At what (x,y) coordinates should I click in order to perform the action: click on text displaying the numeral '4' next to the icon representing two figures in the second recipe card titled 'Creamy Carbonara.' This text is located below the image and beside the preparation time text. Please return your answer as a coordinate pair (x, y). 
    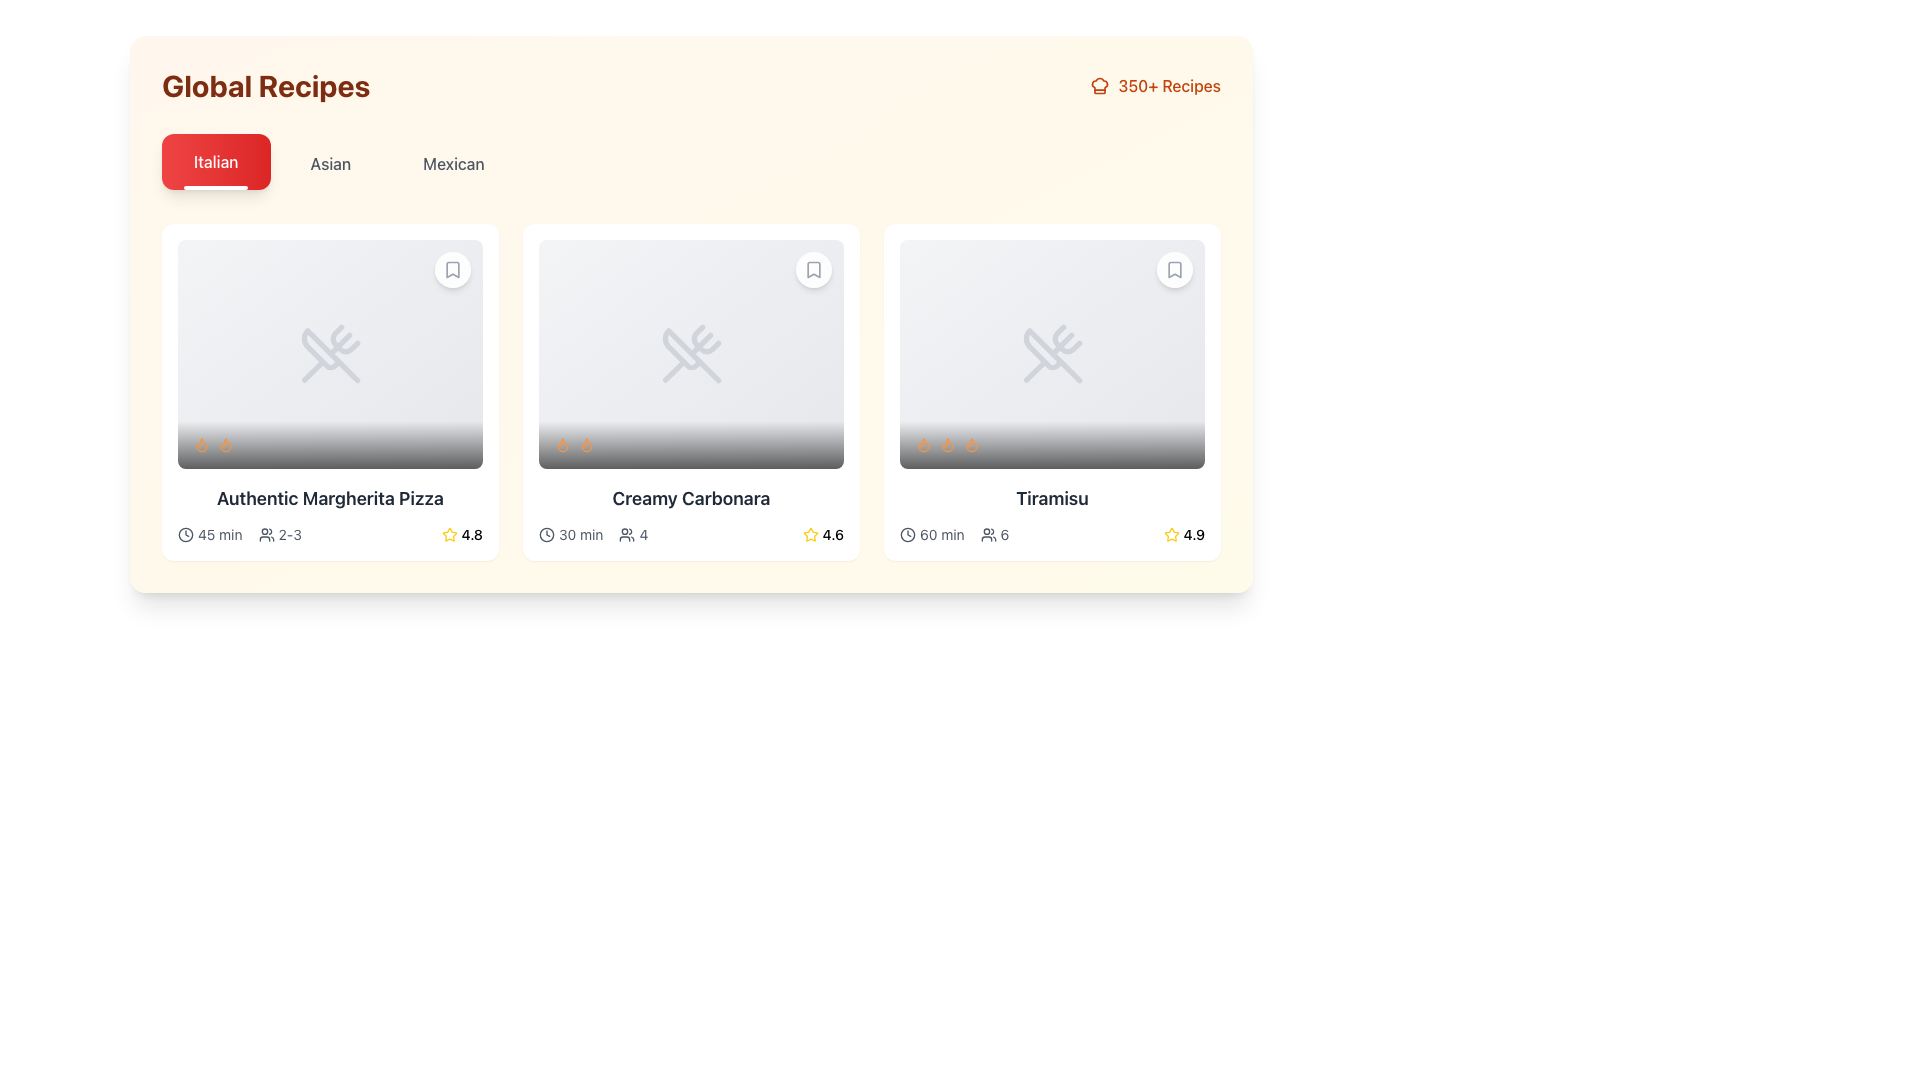
    Looking at the image, I should click on (632, 533).